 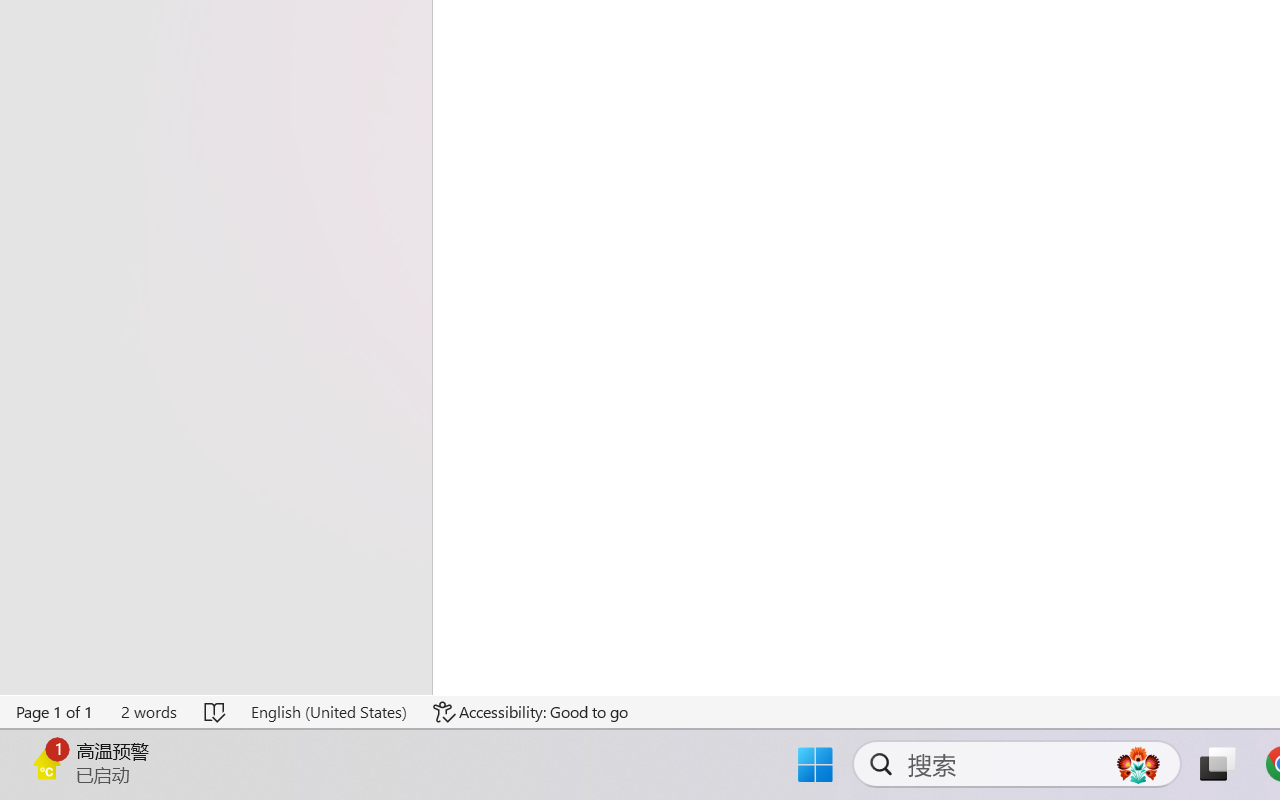 I want to click on 'Language English (United States)', so click(x=328, y=711).